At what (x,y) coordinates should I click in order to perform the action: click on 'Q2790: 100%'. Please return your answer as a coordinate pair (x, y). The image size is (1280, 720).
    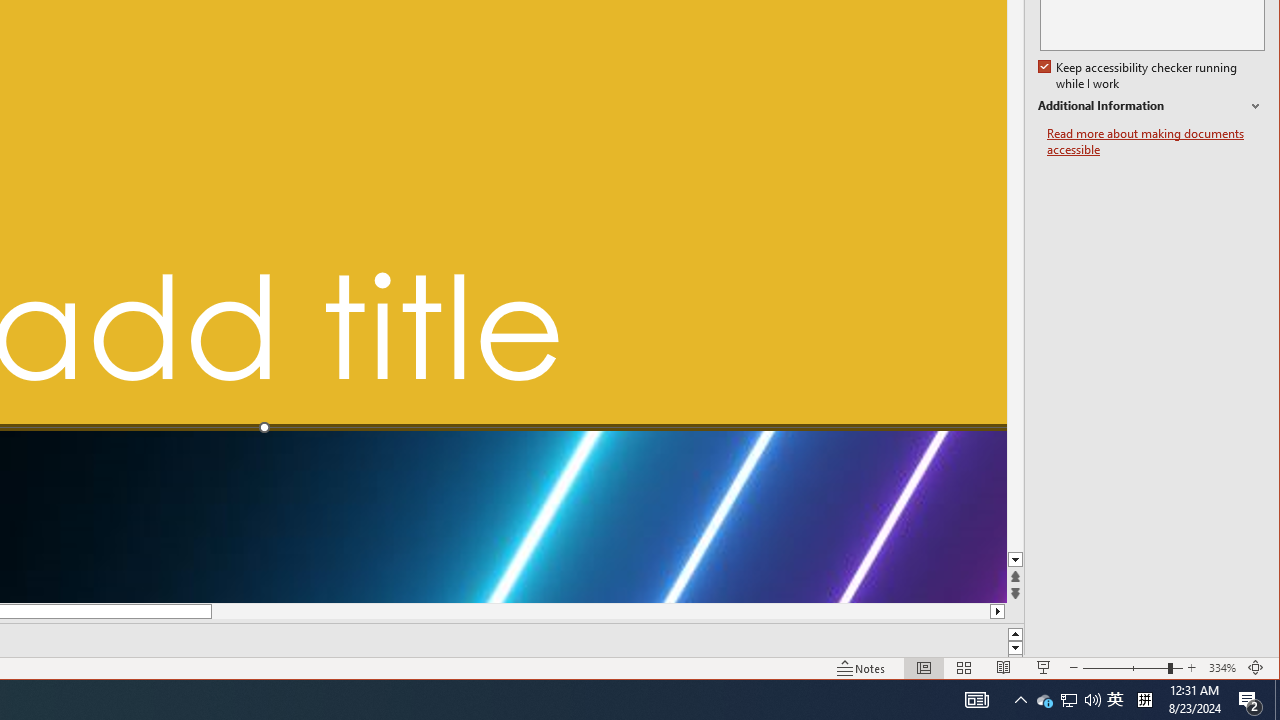
    Looking at the image, I should click on (1092, 698).